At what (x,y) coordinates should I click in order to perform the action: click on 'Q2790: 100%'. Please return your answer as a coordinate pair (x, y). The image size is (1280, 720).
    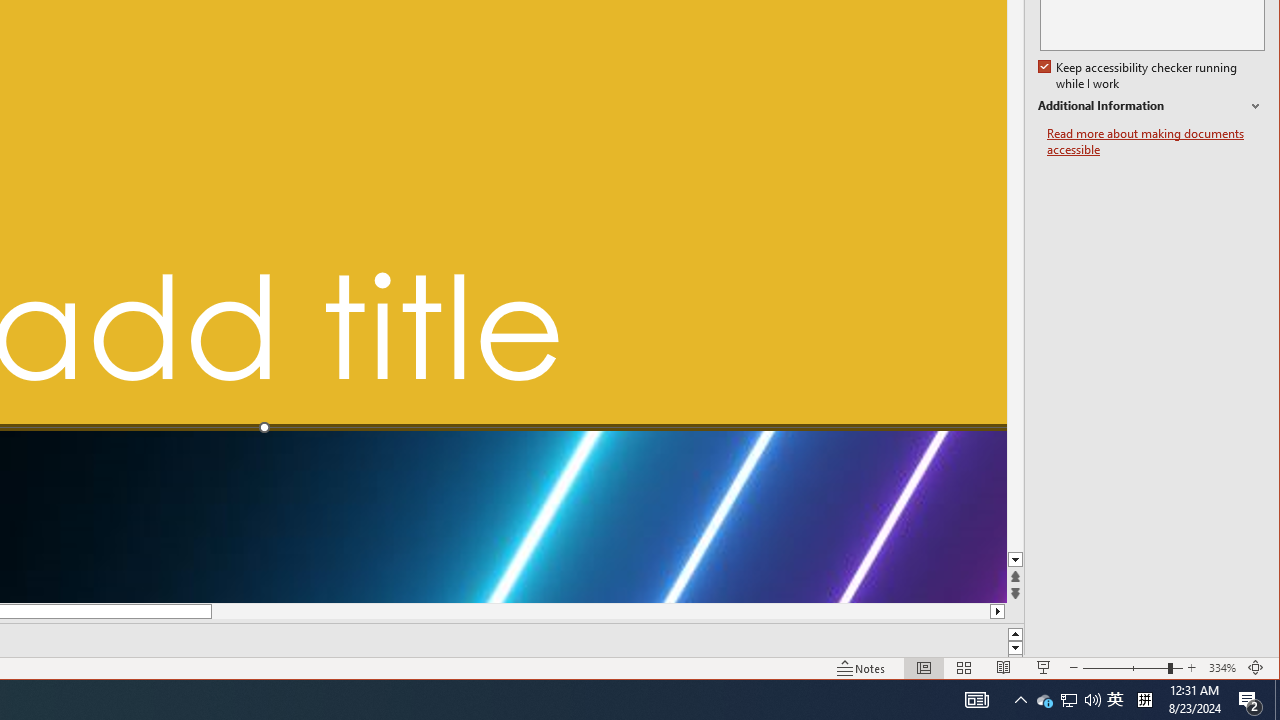
    Looking at the image, I should click on (1092, 698).